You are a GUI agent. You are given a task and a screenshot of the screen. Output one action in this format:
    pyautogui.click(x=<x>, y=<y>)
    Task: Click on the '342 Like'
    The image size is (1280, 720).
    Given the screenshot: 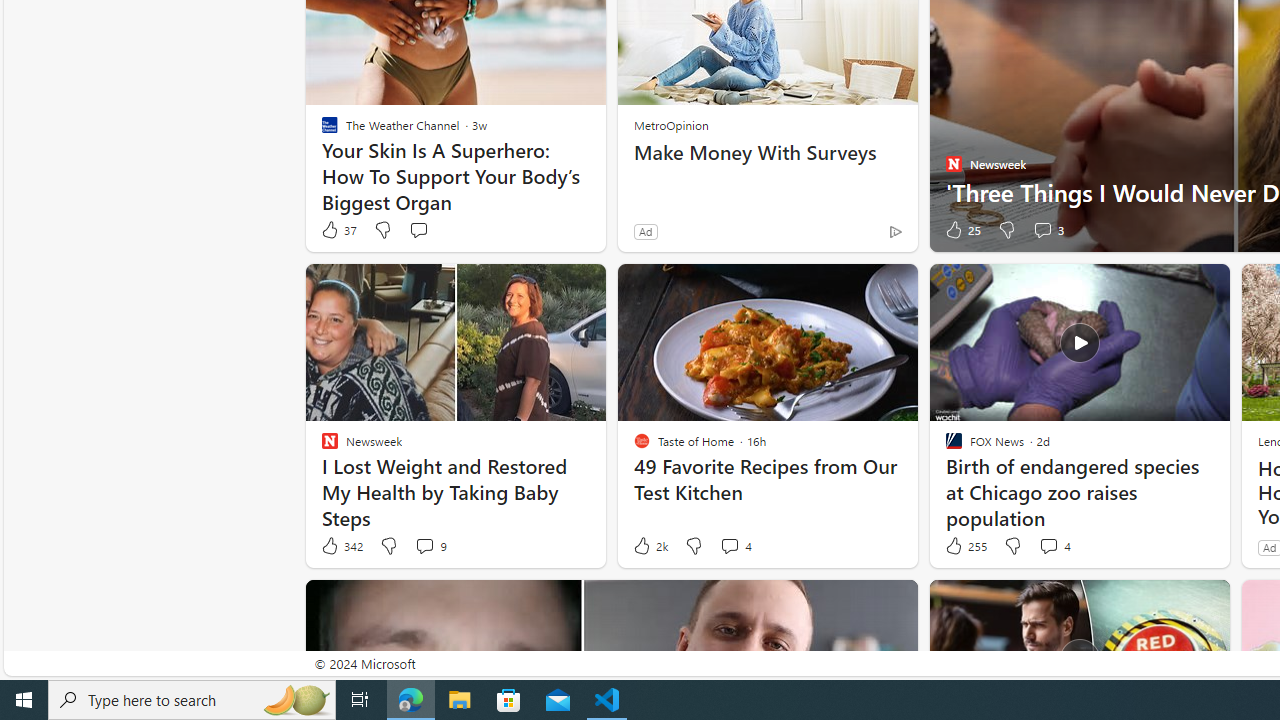 What is the action you would take?
    pyautogui.click(x=341, y=546)
    